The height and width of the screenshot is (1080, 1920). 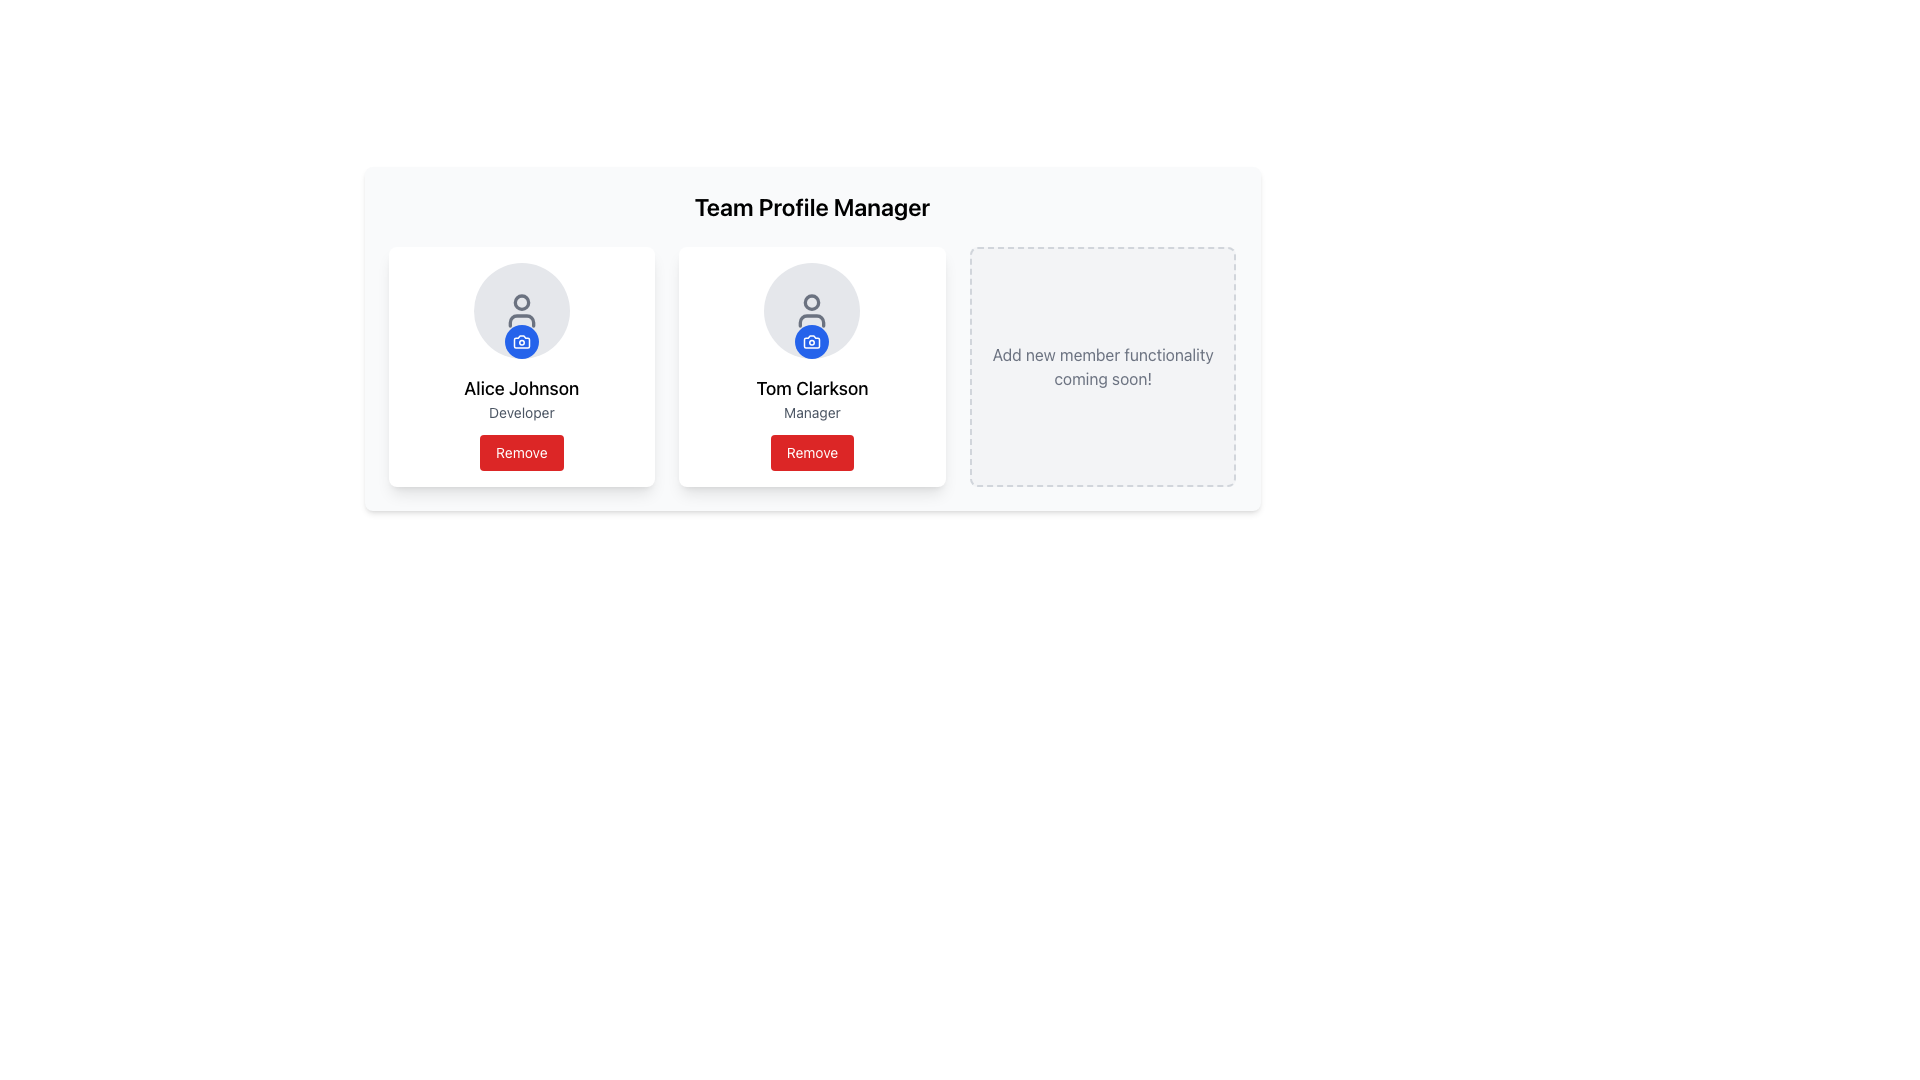 What do you see at coordinates (812, 311) in the screenshot?
I see `the user avatar icon in the profile card titled 'Tom Clarkson Manager', located in the second card from the left in the Team Profile Manager view` at bounding box center [812, 311].